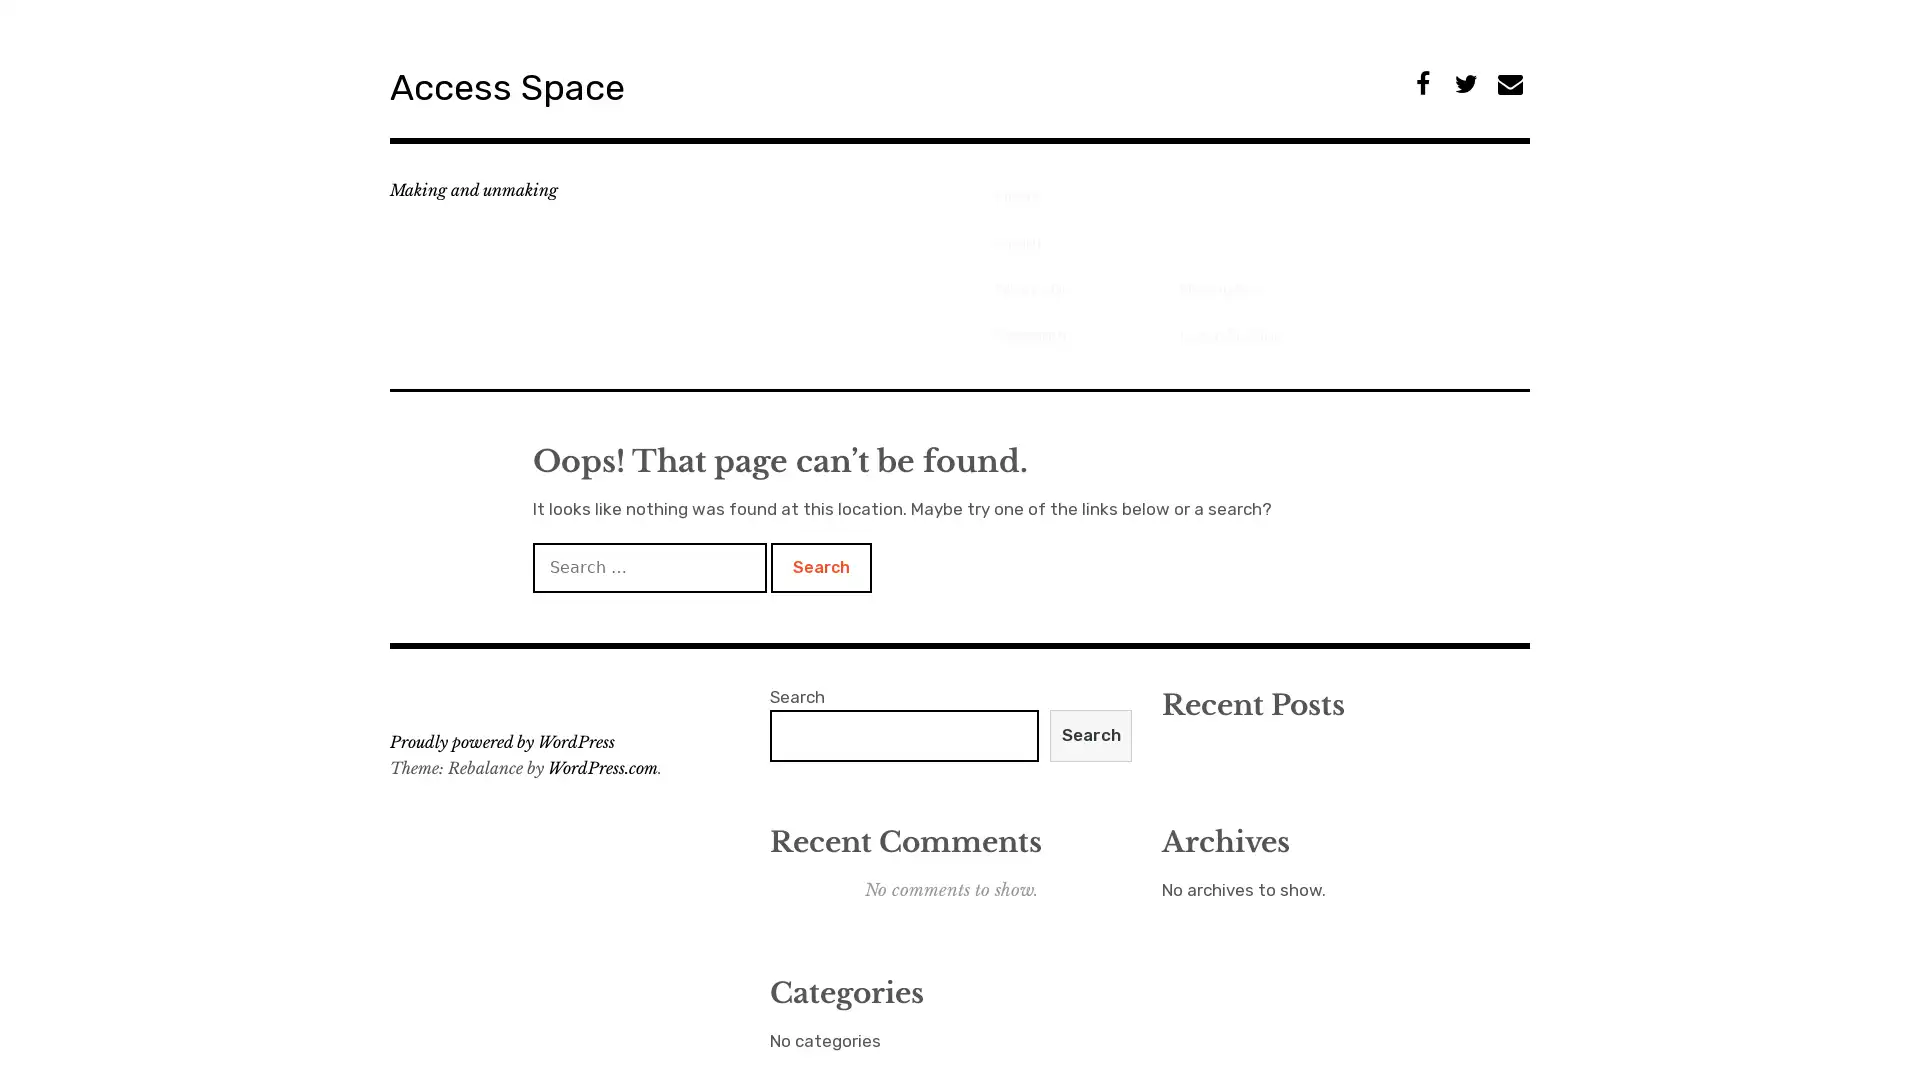 Image resolution: width=1920 pixels, height=1080 pixels. What do you see at coordinates (1089, 628) in the screenshot?
I see `Search` at bounding box center [1089, 628].